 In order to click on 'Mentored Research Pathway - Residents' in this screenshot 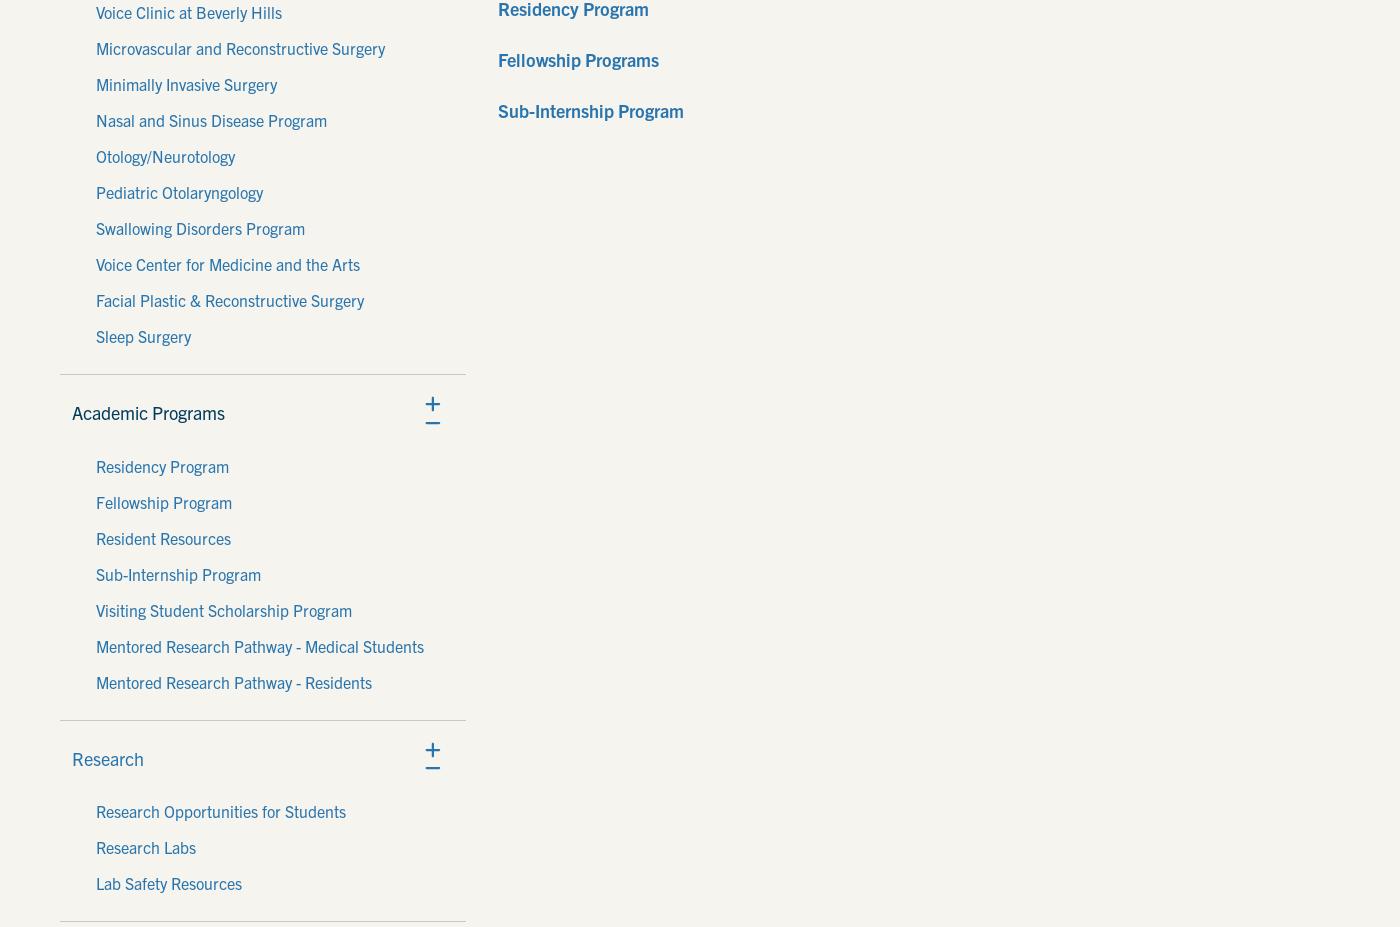, I will do `click(96, 679)`.